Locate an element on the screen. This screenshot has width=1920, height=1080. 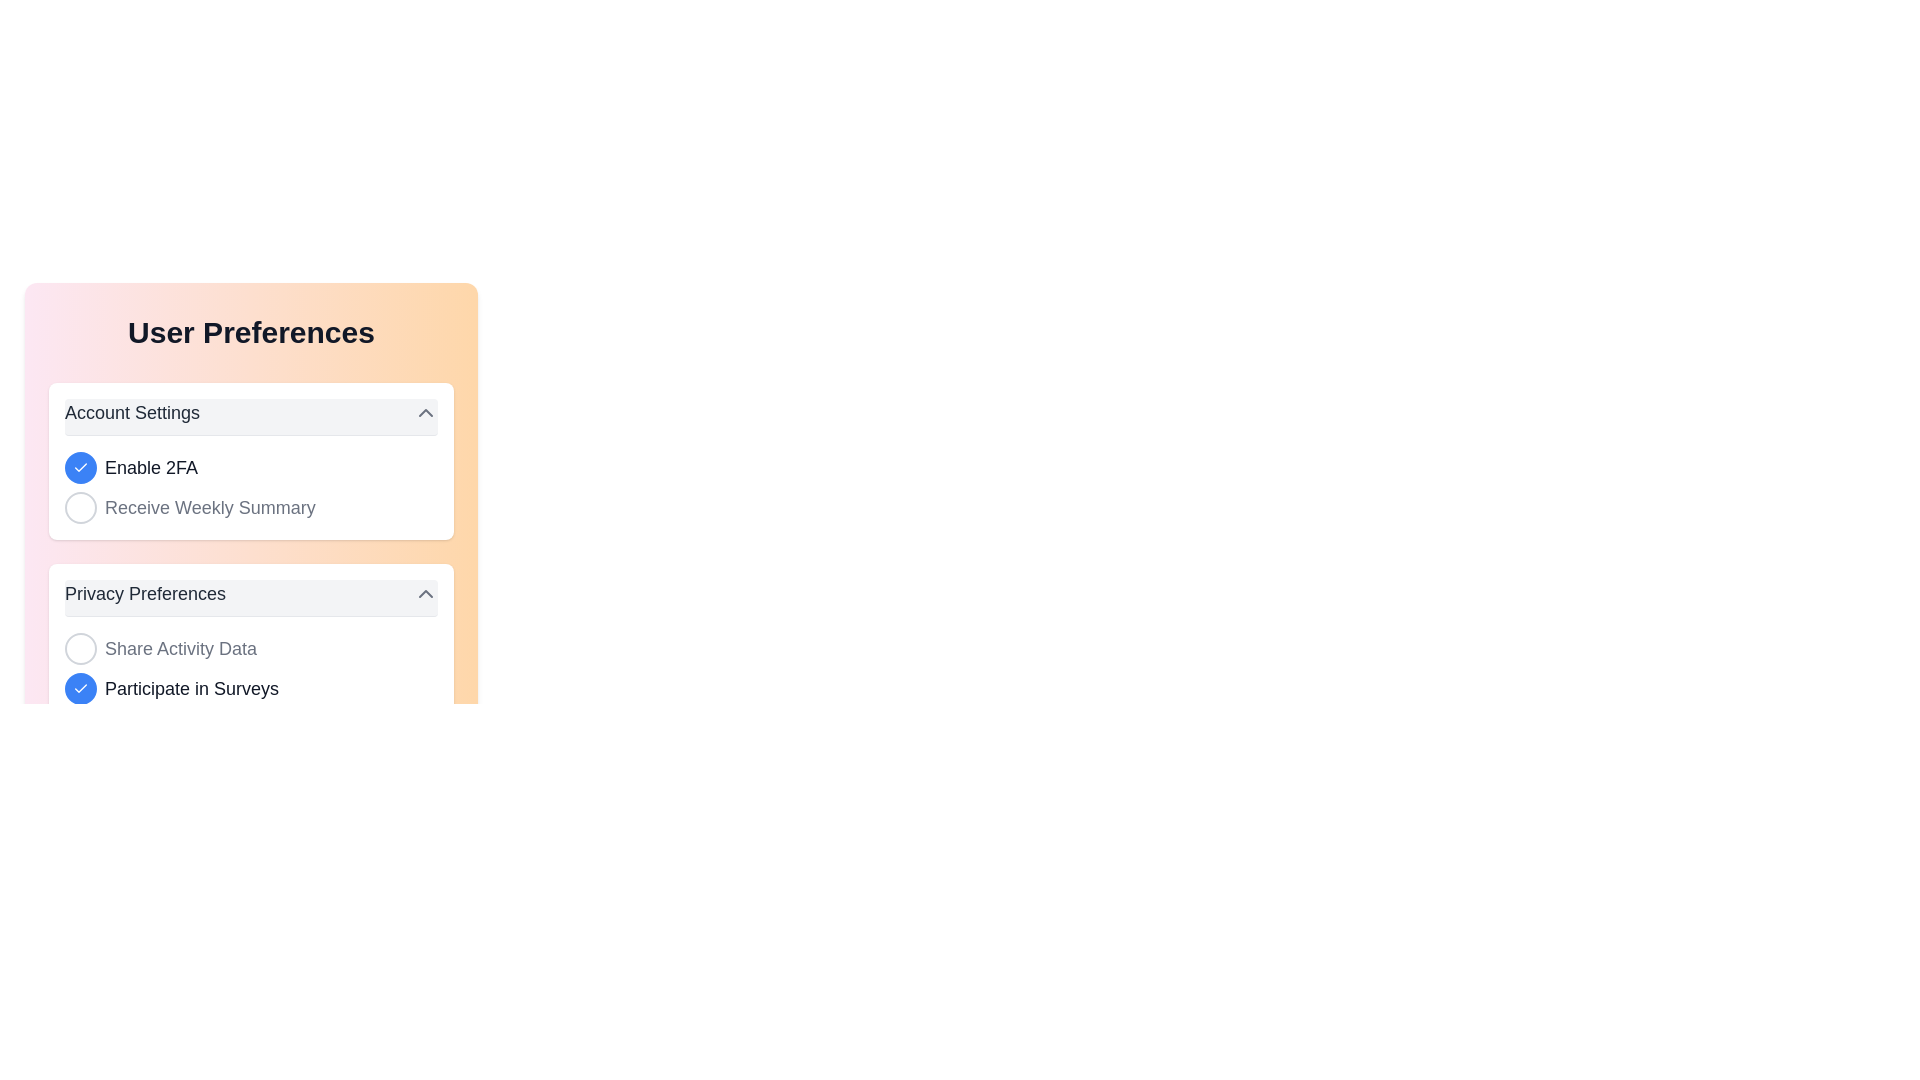
the checked state icon representing the enabled 'Enable 2FA' option in the 'Account Settings' section, located adjacent to the text label is located at coordinates (80, 467).